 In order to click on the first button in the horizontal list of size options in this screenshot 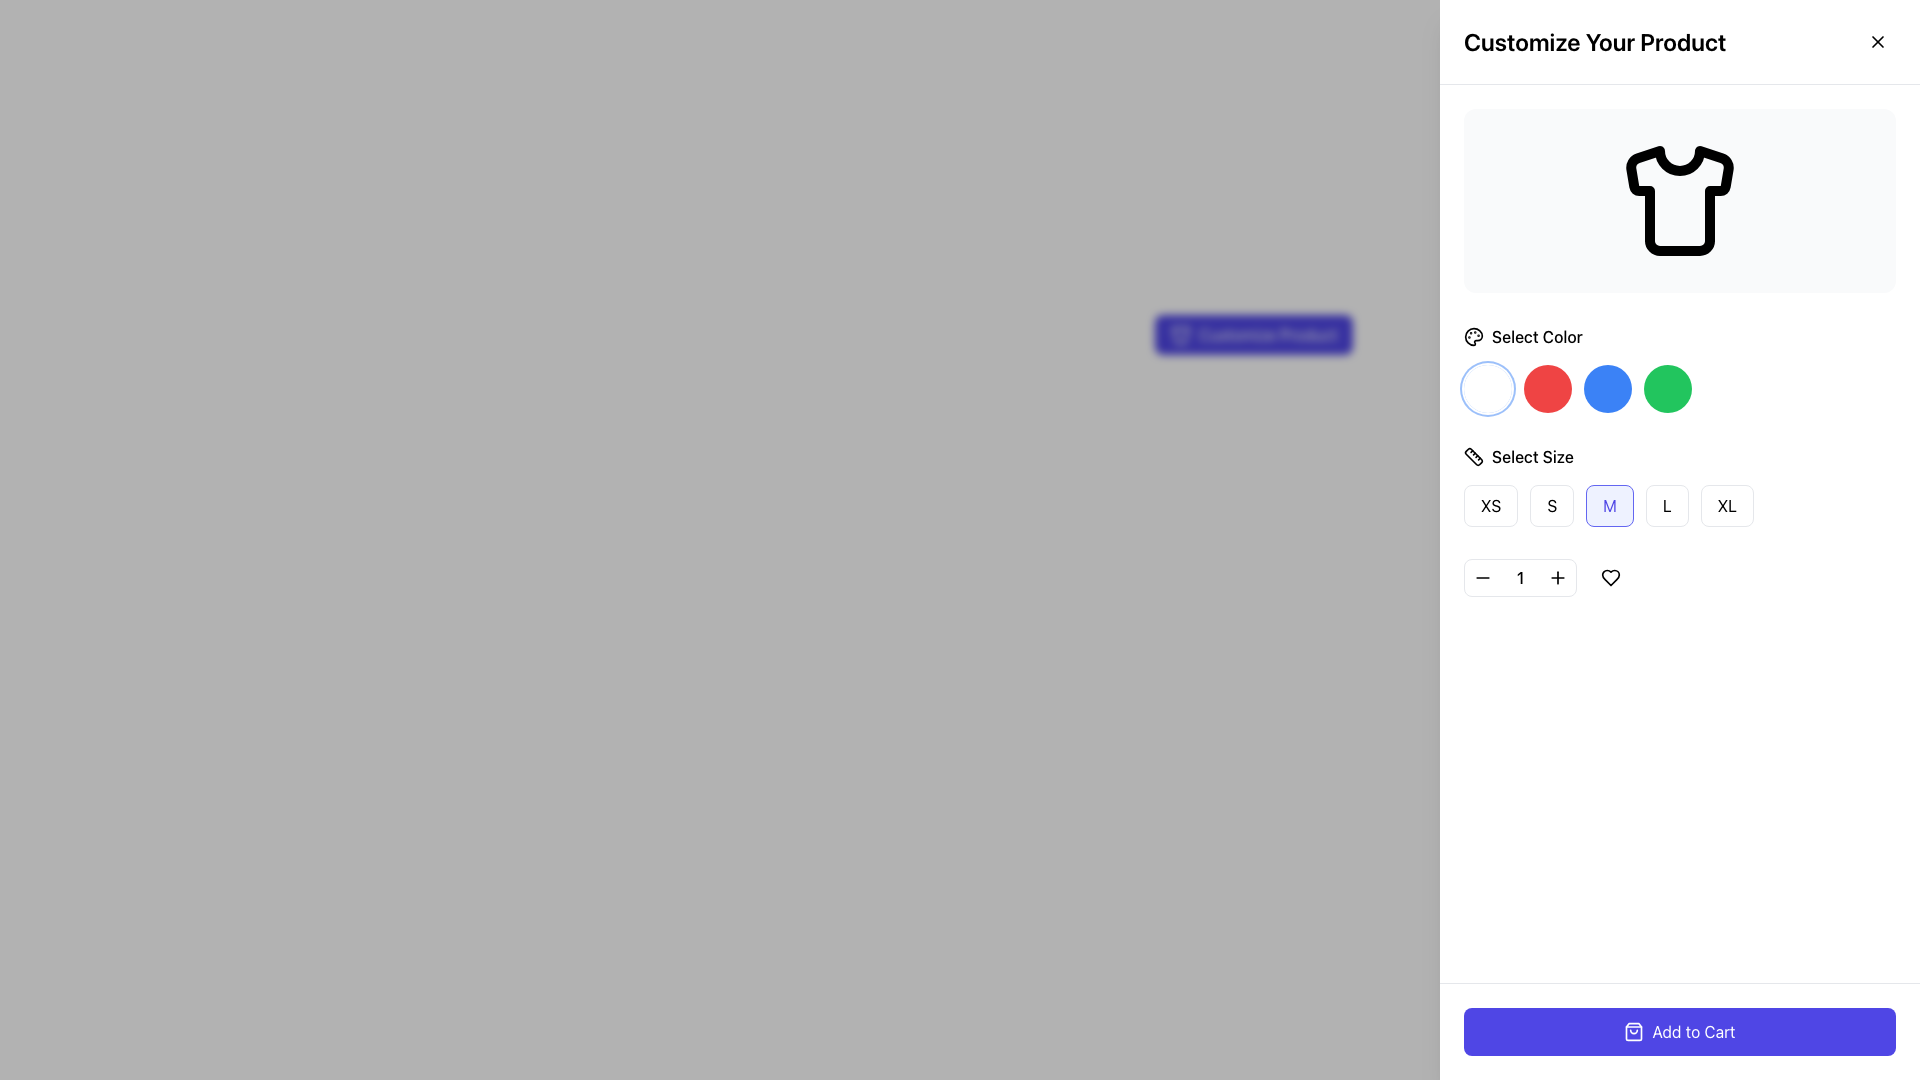, I will do `click(1491, 504)`.